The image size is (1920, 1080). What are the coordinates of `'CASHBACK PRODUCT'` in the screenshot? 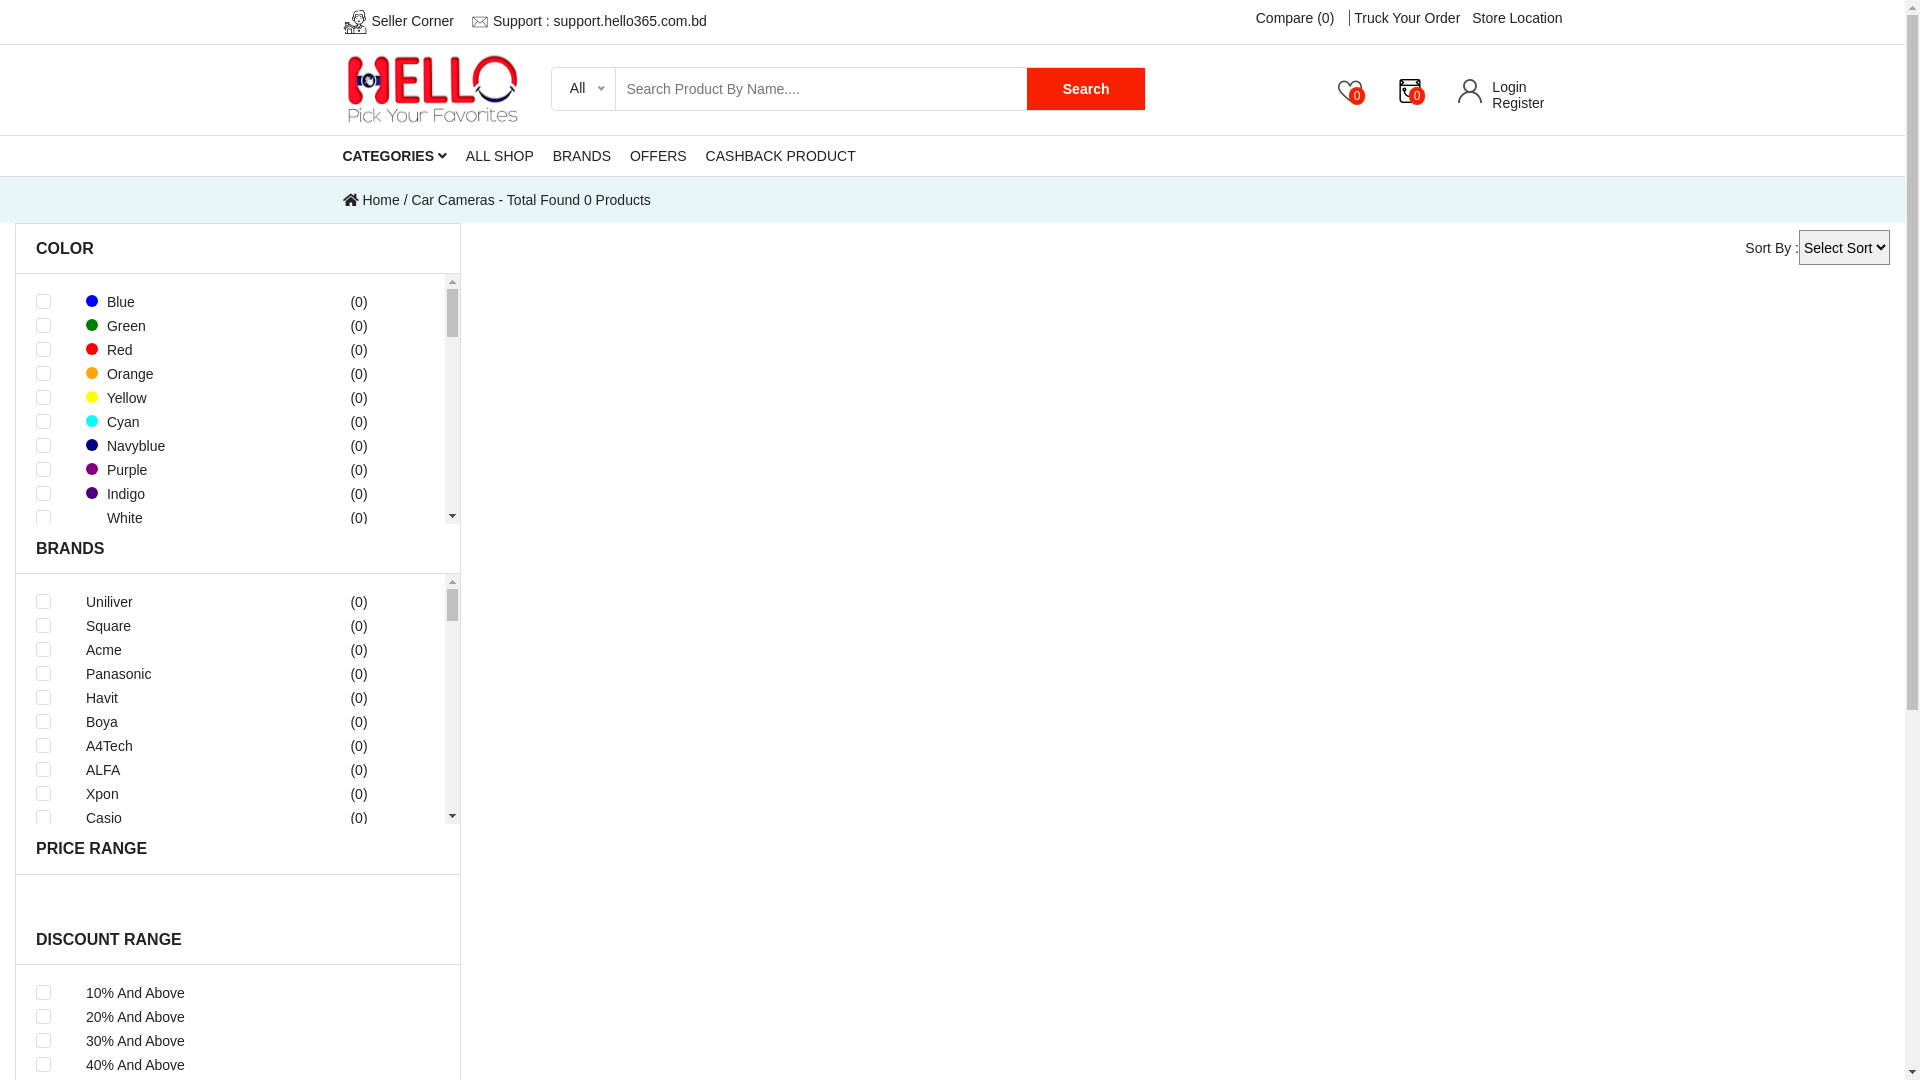 It's located at (787, 154).